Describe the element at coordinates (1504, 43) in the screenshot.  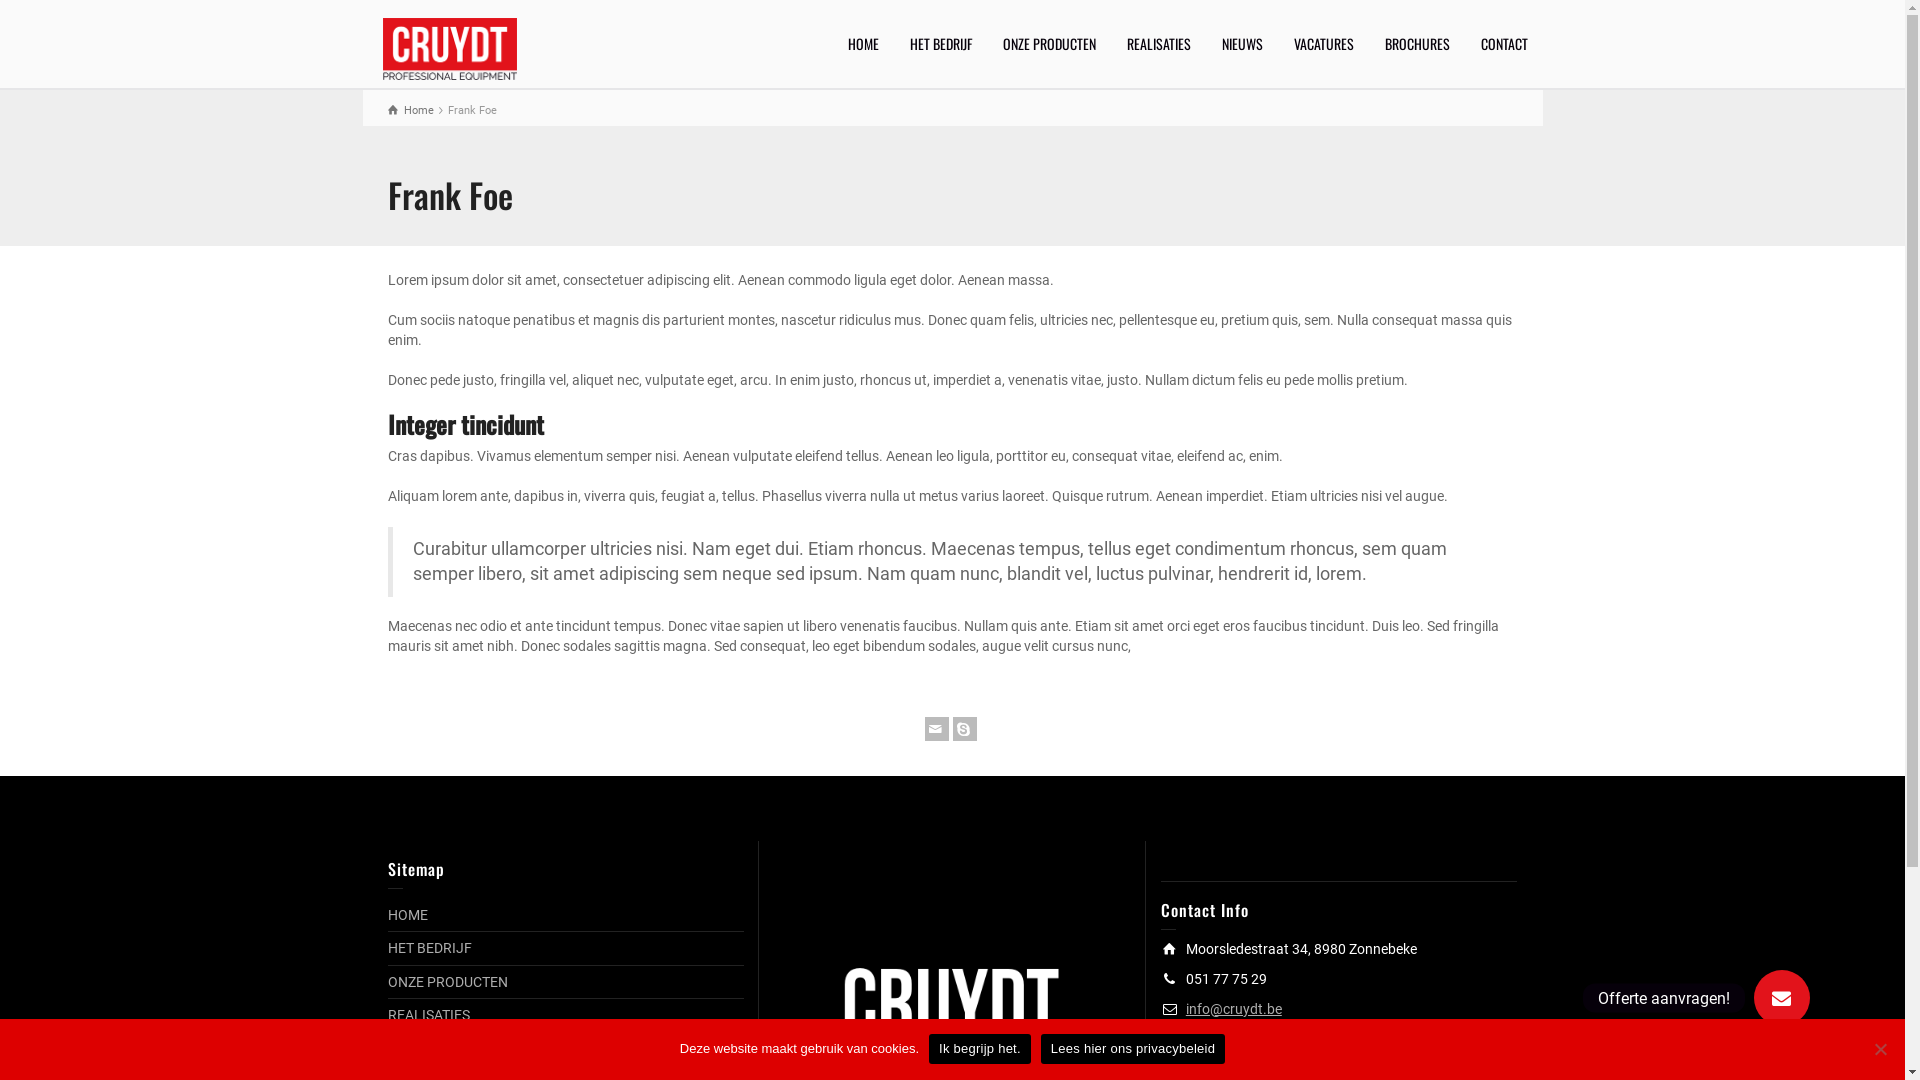
I see `'CONTACT'` at that location.